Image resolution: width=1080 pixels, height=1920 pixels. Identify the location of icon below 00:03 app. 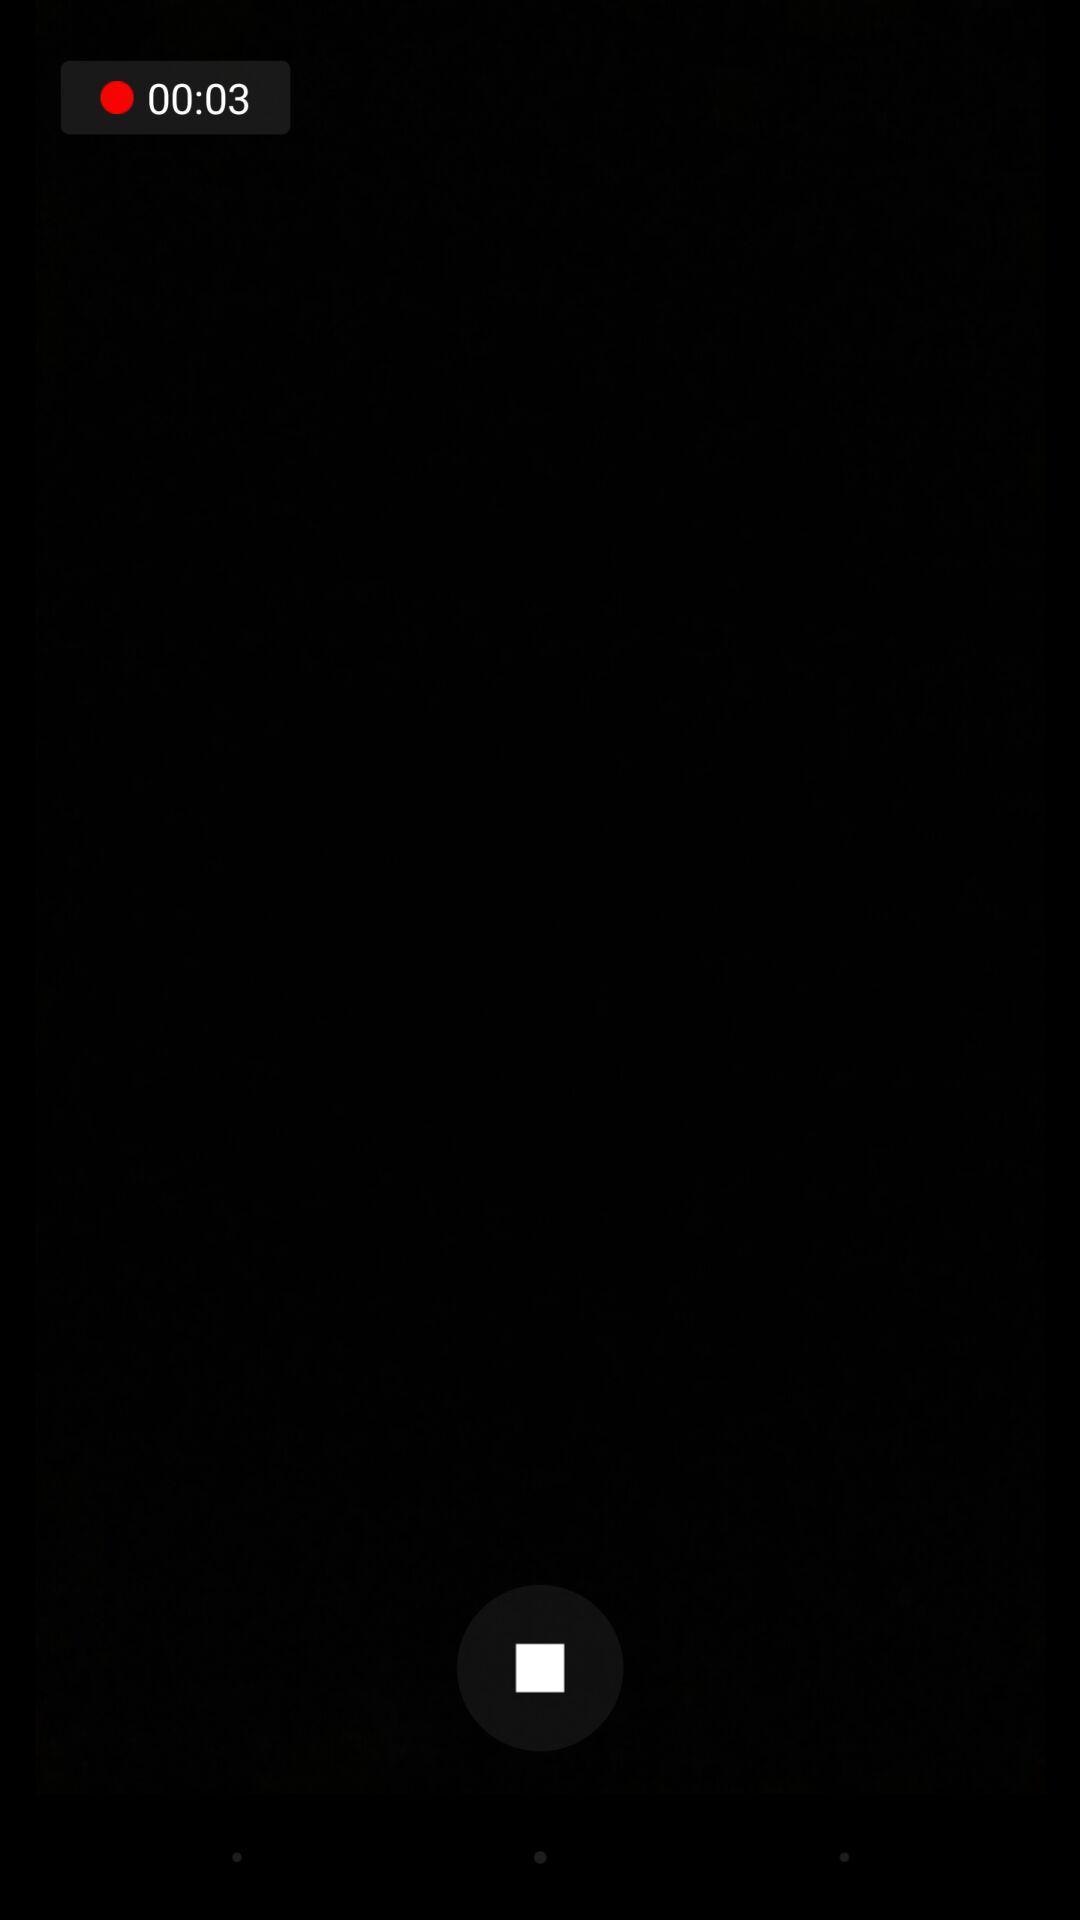
(540, 1668).